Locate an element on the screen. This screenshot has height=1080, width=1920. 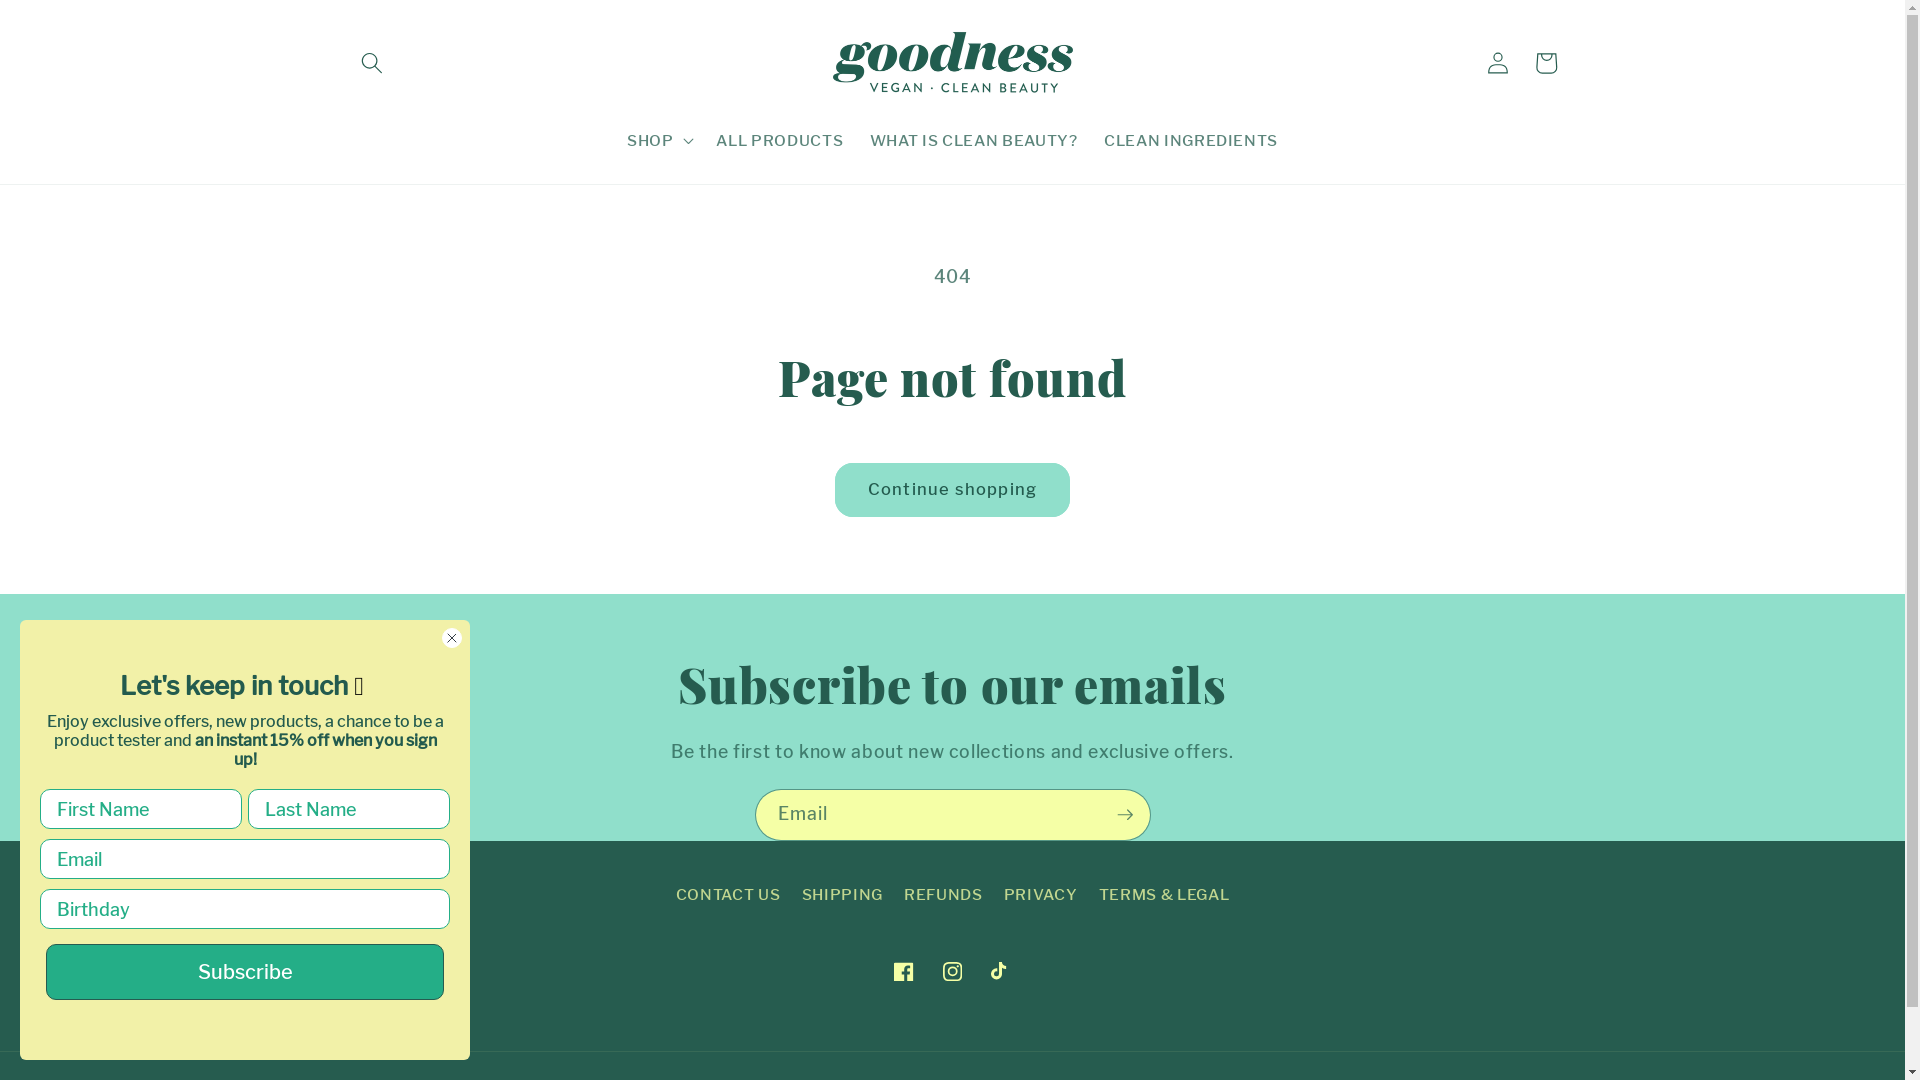
'CLEAN INGREDIENTS' is located at coordinates (1191, 140).